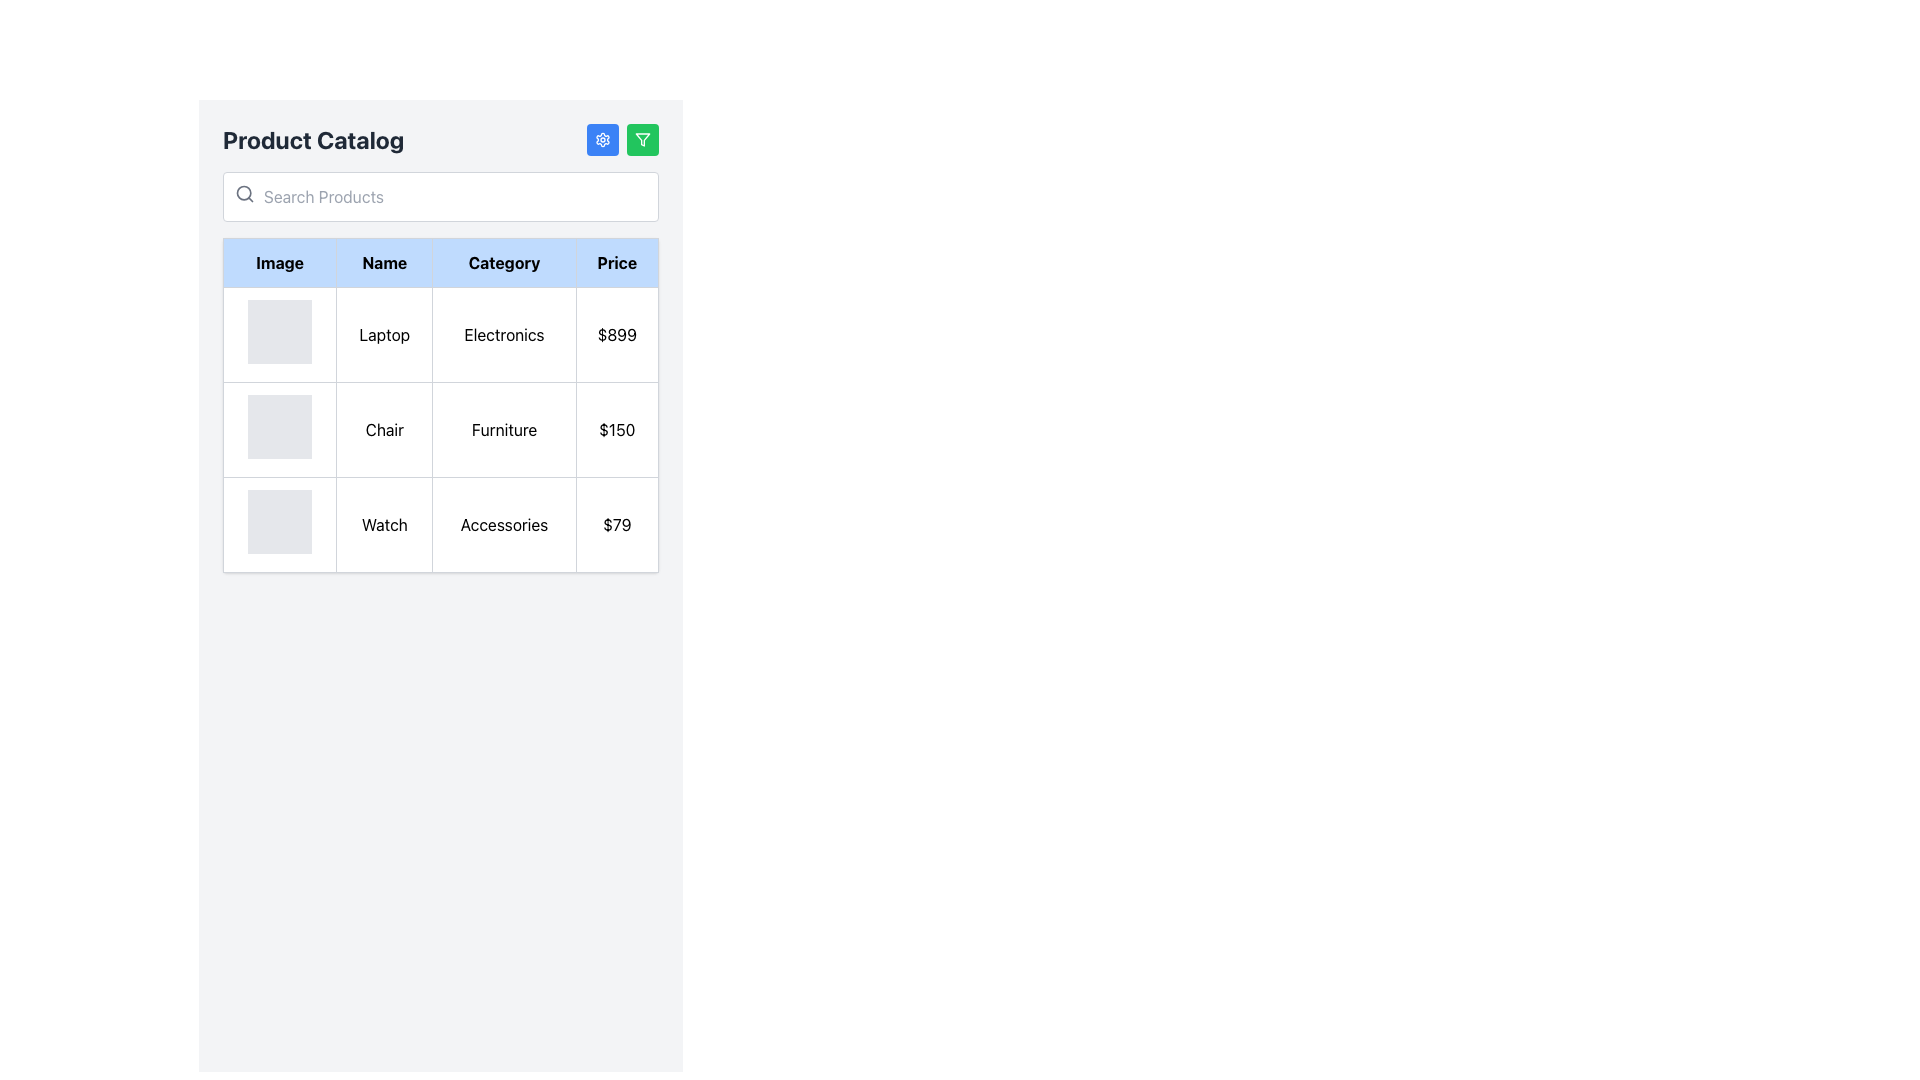 Image resolution: width=1920 pixels, height=1080 pixels. What do you see at coordinates (279, 523) in the screenshot?
I see `the image placeholder in the fourth row and first column of the table under the 'Image' column, which is aligned with 'Watch', 'Accessories', and '$79'` at bounding box center [279, 523].